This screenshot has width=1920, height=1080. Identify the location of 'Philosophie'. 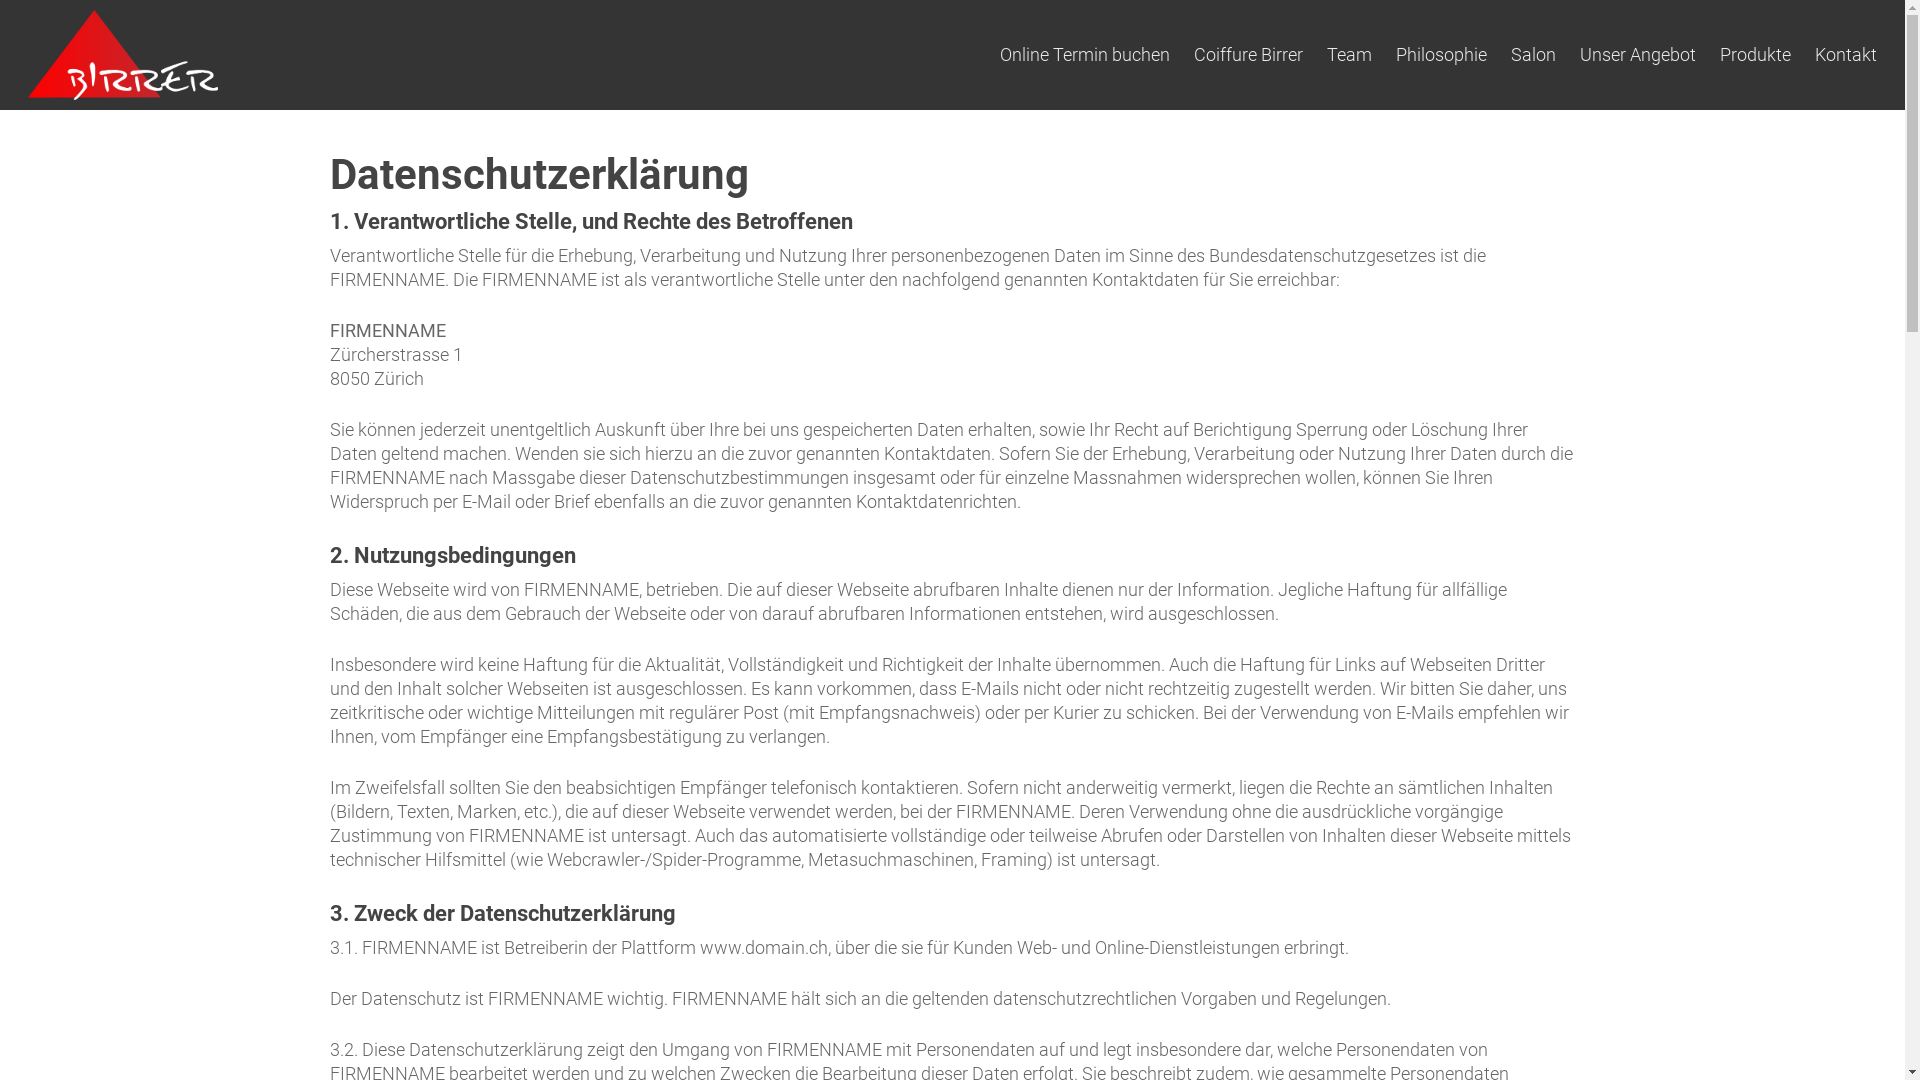
(1395, 53).